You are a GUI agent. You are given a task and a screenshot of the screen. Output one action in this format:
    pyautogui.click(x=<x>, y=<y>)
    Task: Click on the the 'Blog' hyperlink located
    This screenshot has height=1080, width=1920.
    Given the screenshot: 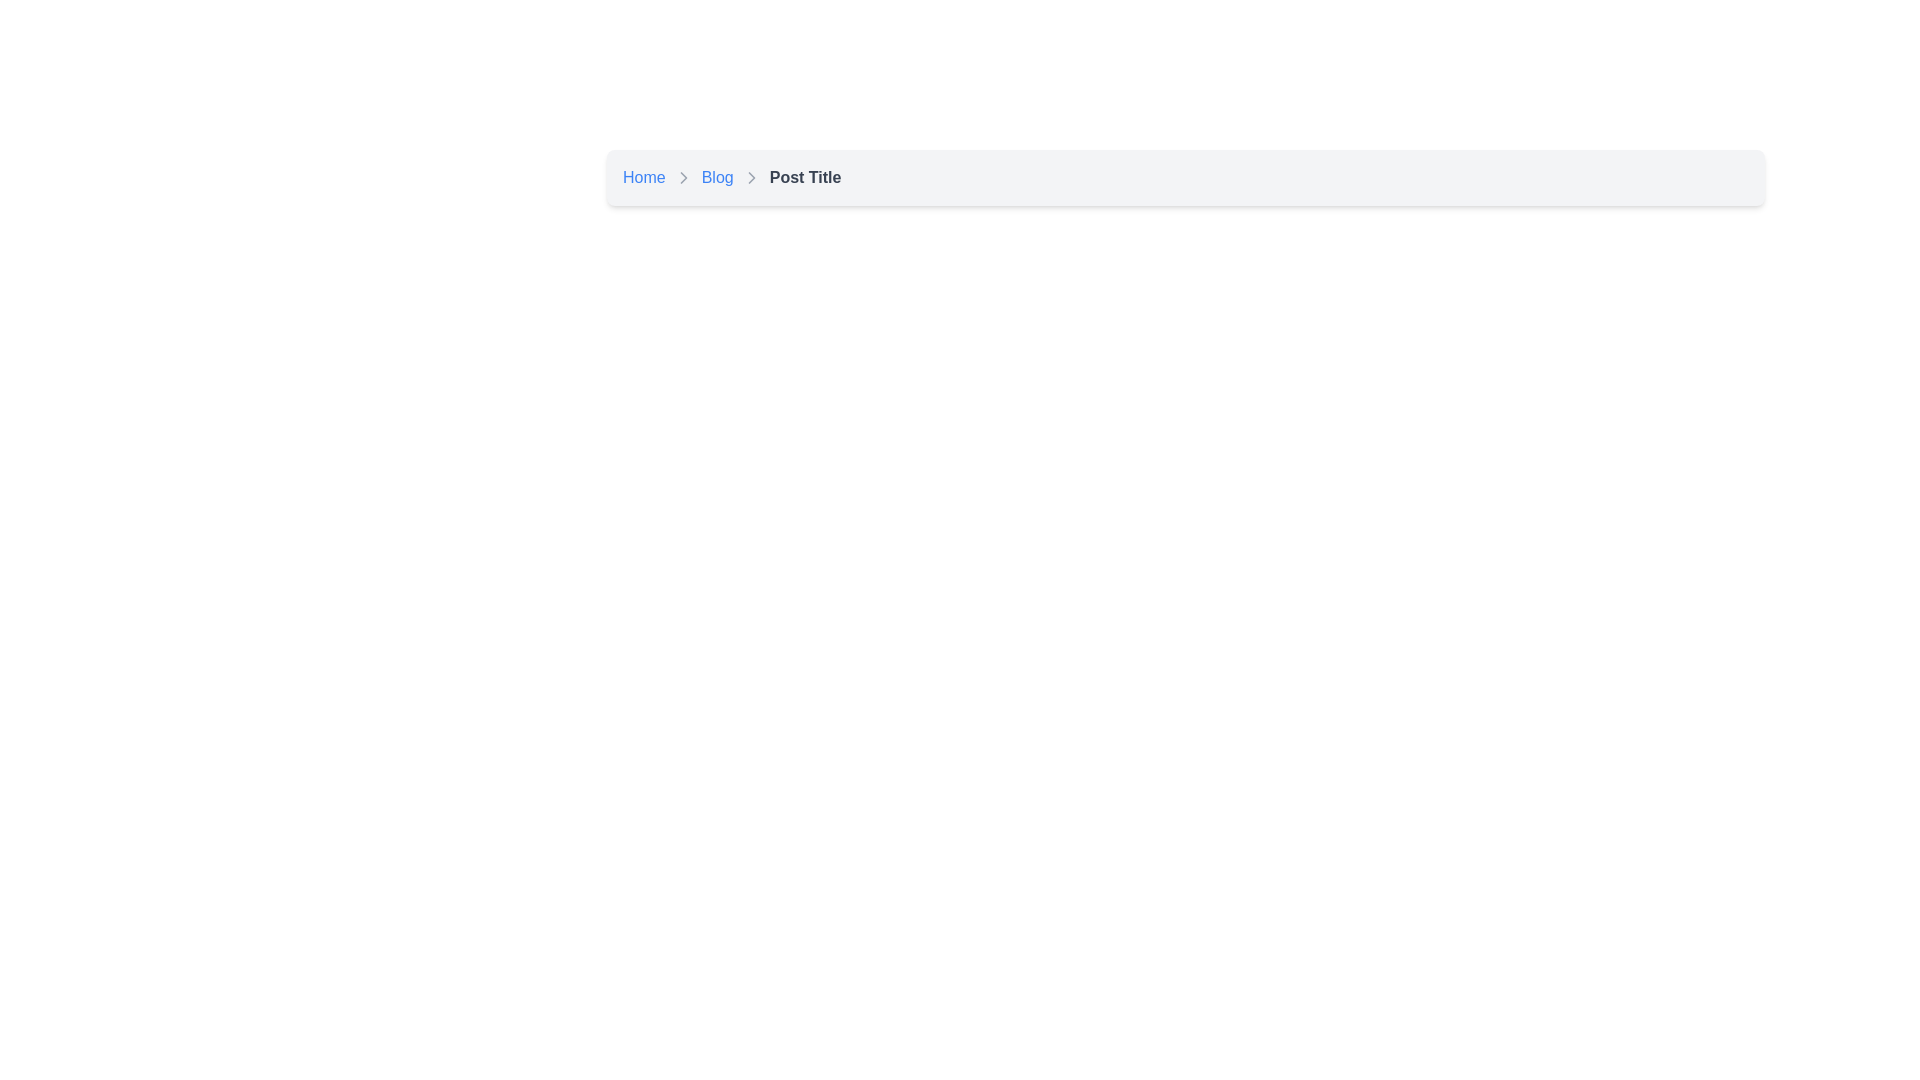 What is the action you would take?
    pyautogui.click(x=717, y=176)
    